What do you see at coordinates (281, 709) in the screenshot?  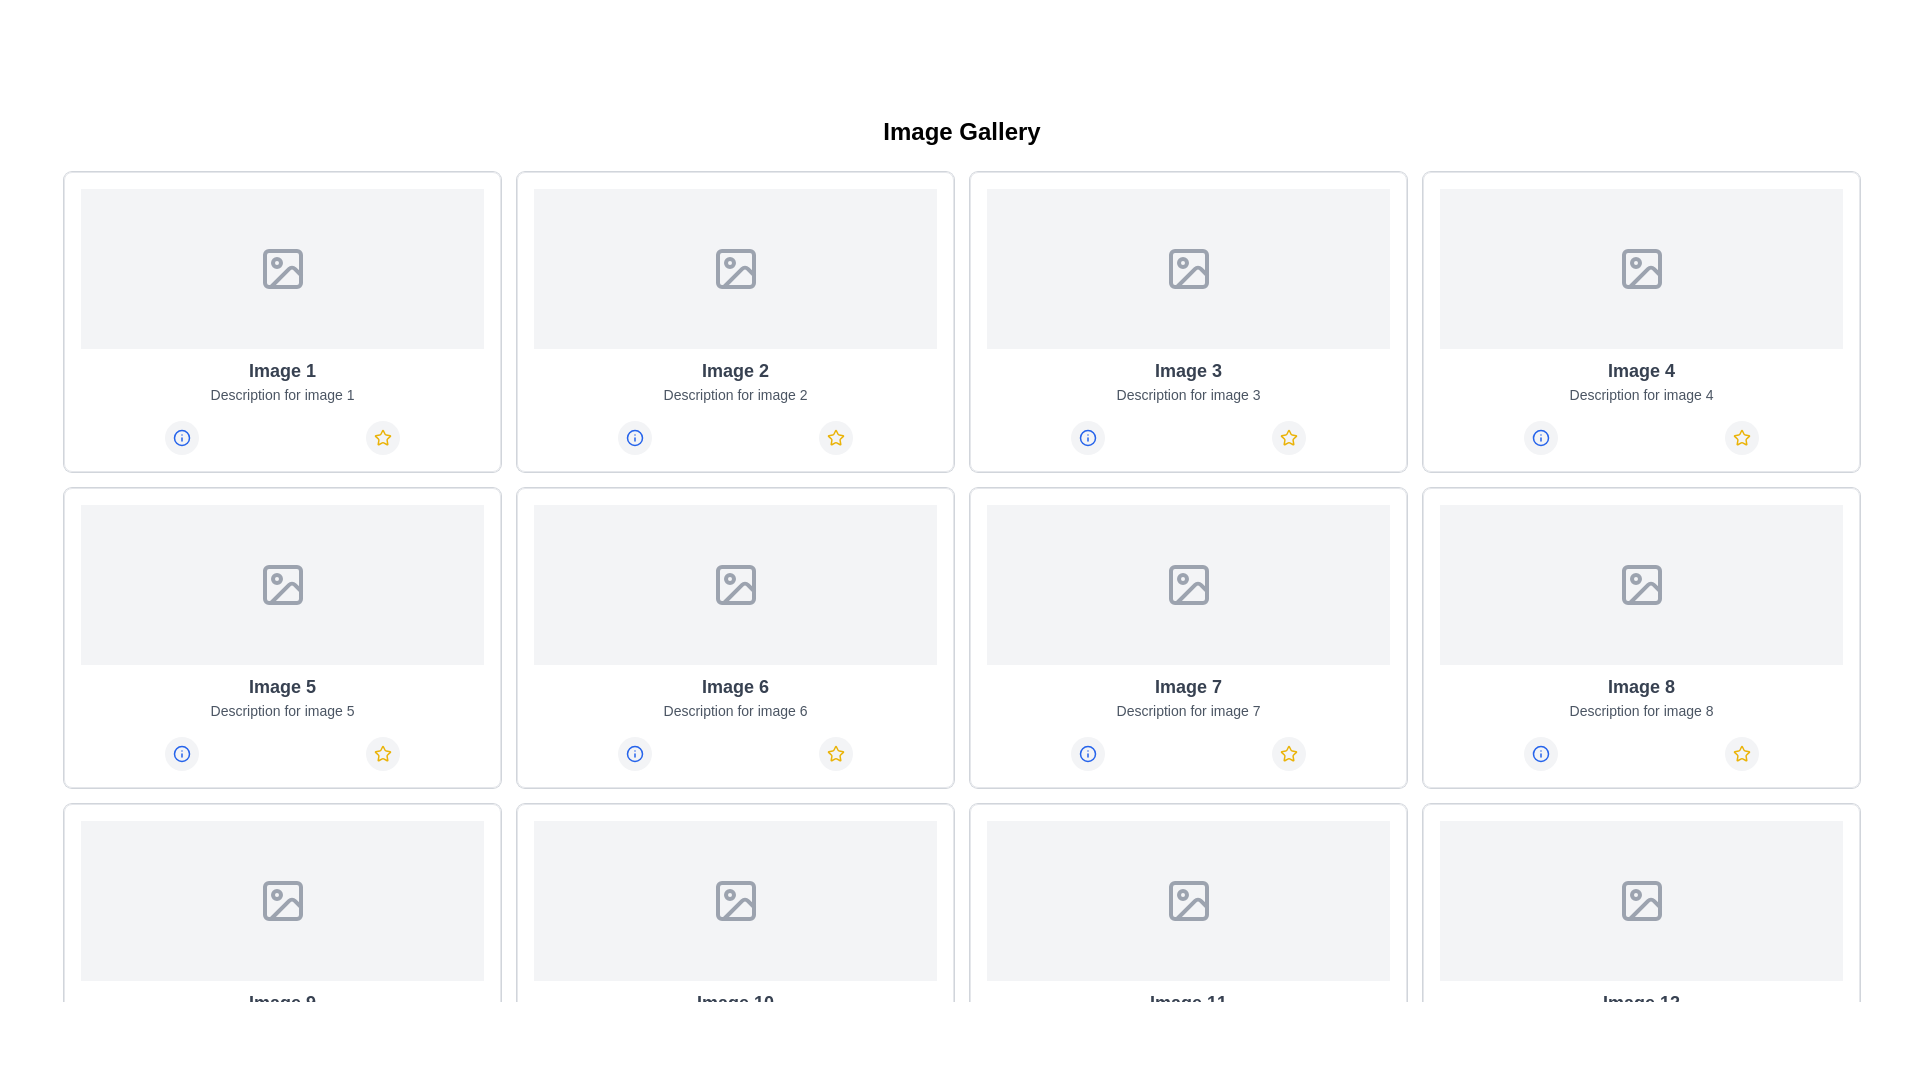 I see `the text label displaying 'Description for image 5', which is styled with a small font size and gray color, located beneath the title text 'Image 5' in the card representing the fifth image` at bounding box center [281, 709].